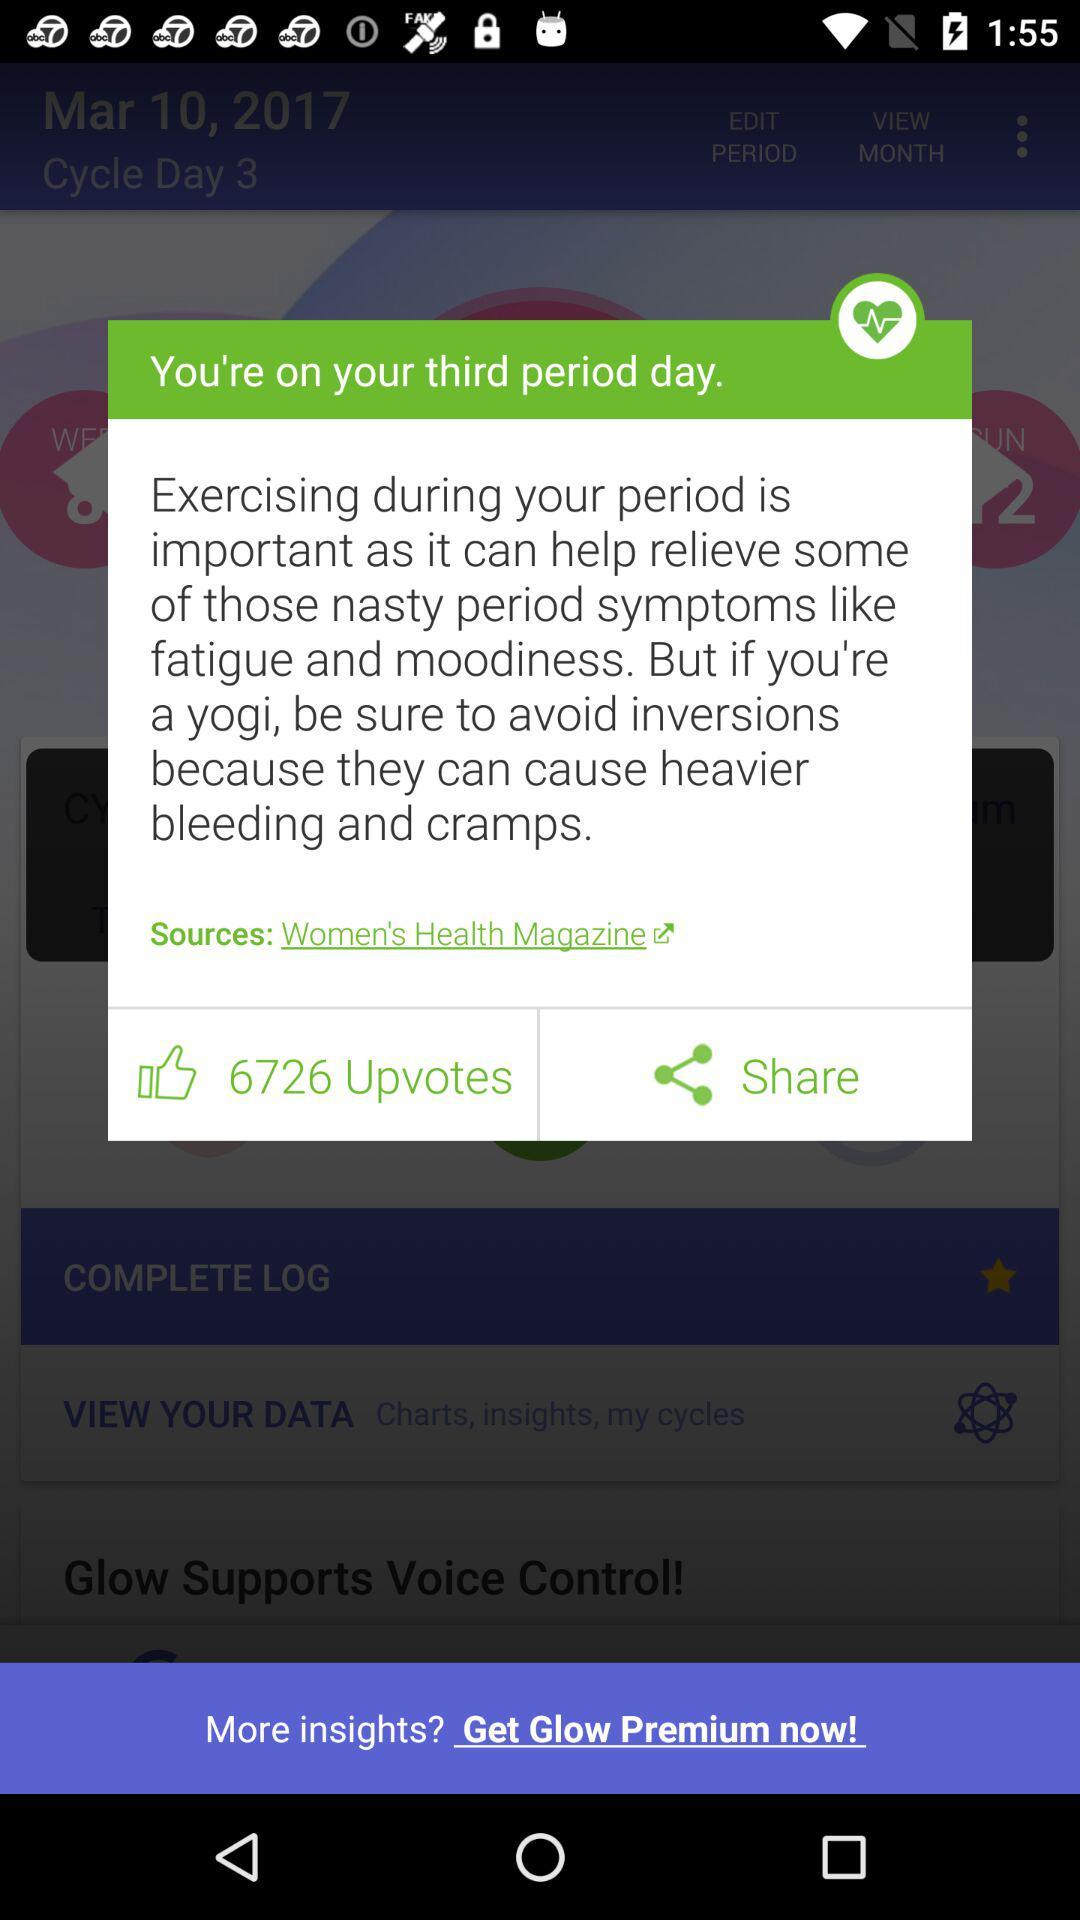 This screenshot has width=1080, height=1920. What do you see at coordinates (166, 1074) in the screenshot?
I see `the icon to the left of 6726 upvotes` at bounding box center [166, 1074].